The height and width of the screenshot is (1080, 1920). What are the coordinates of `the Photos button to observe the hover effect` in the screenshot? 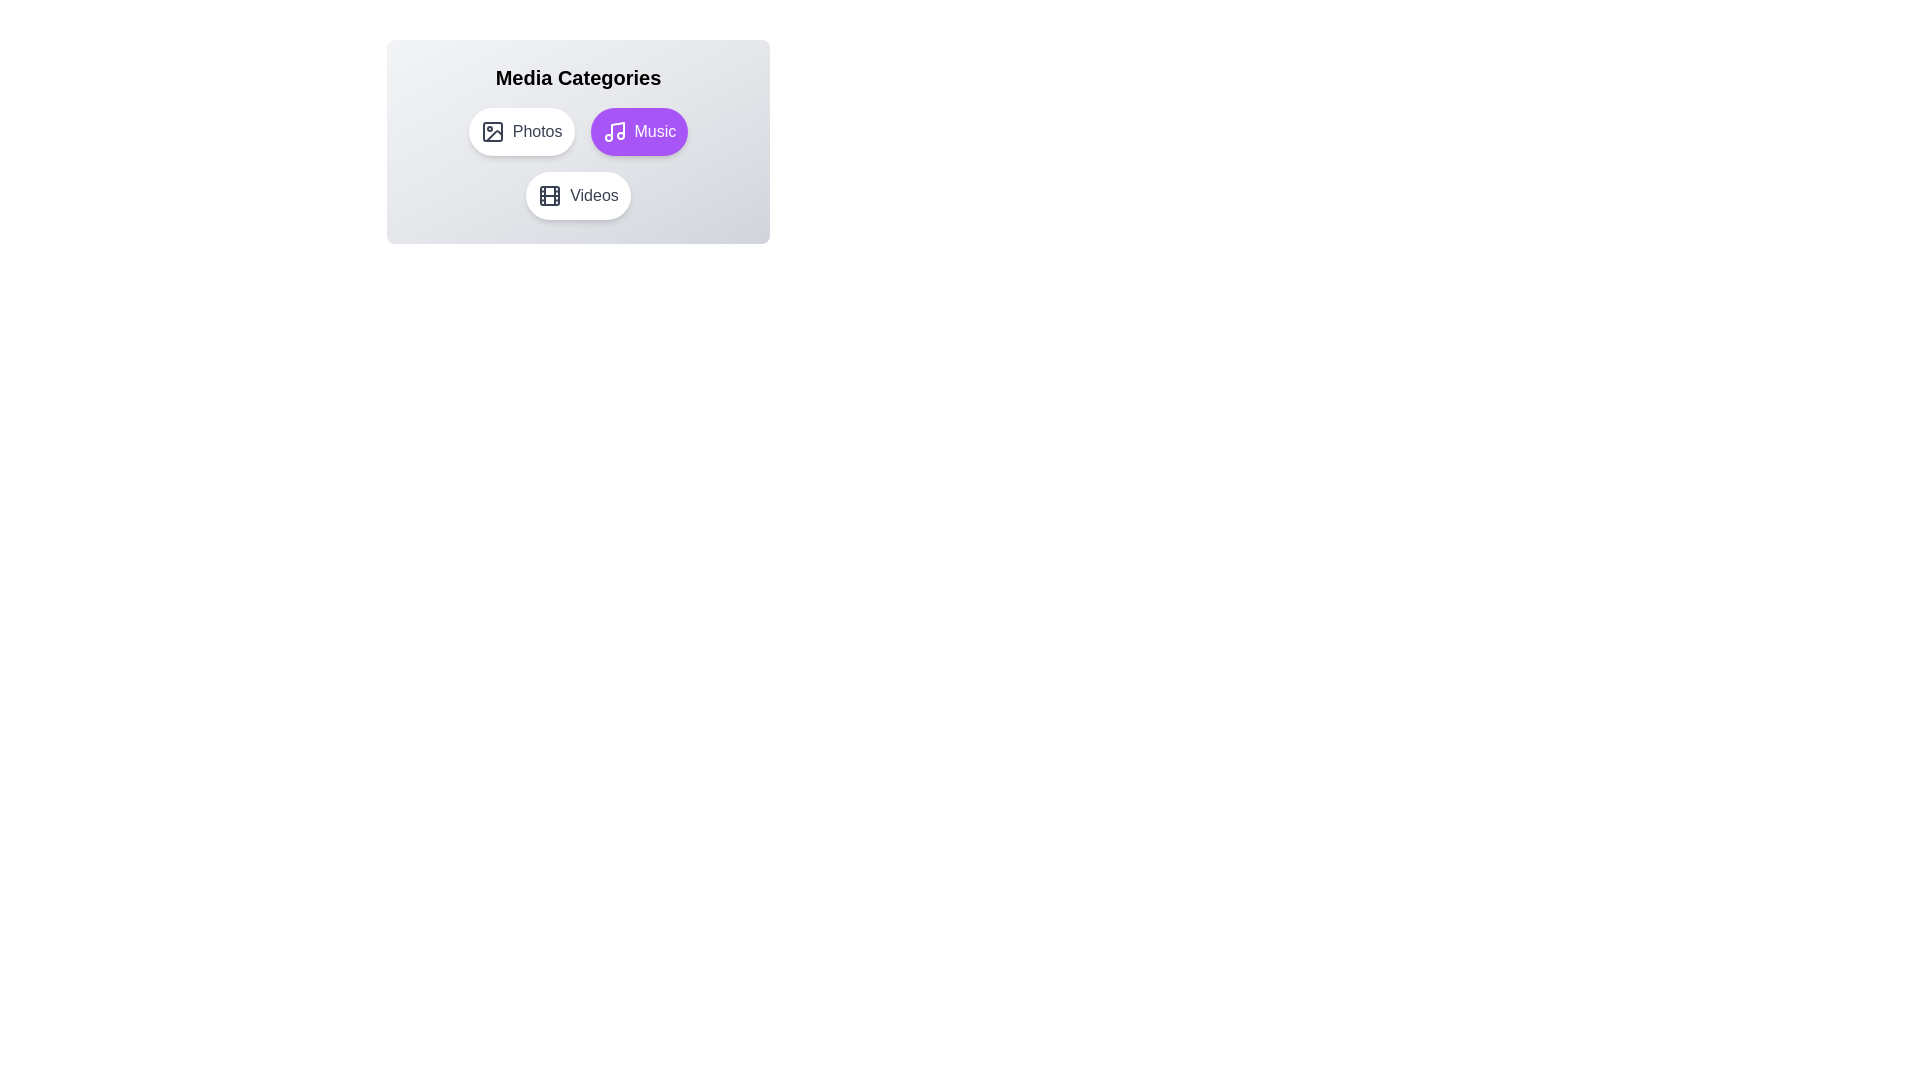 It's located at (521, 131).